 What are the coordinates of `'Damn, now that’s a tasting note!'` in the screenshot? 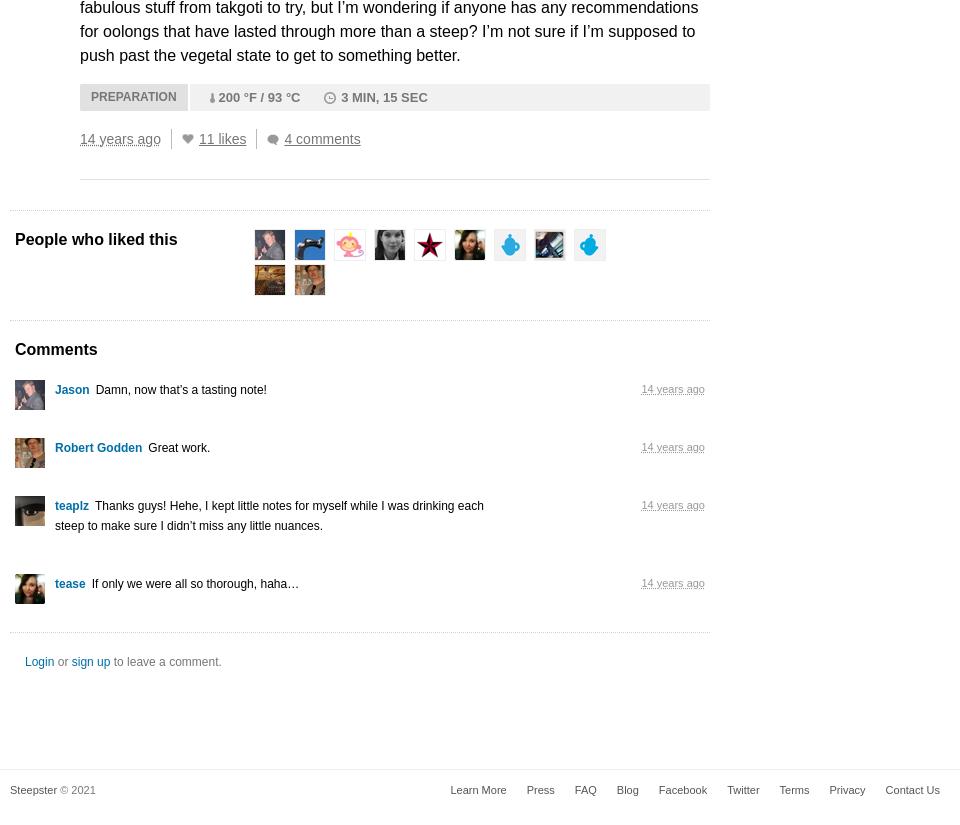 It's located at (179, 388).